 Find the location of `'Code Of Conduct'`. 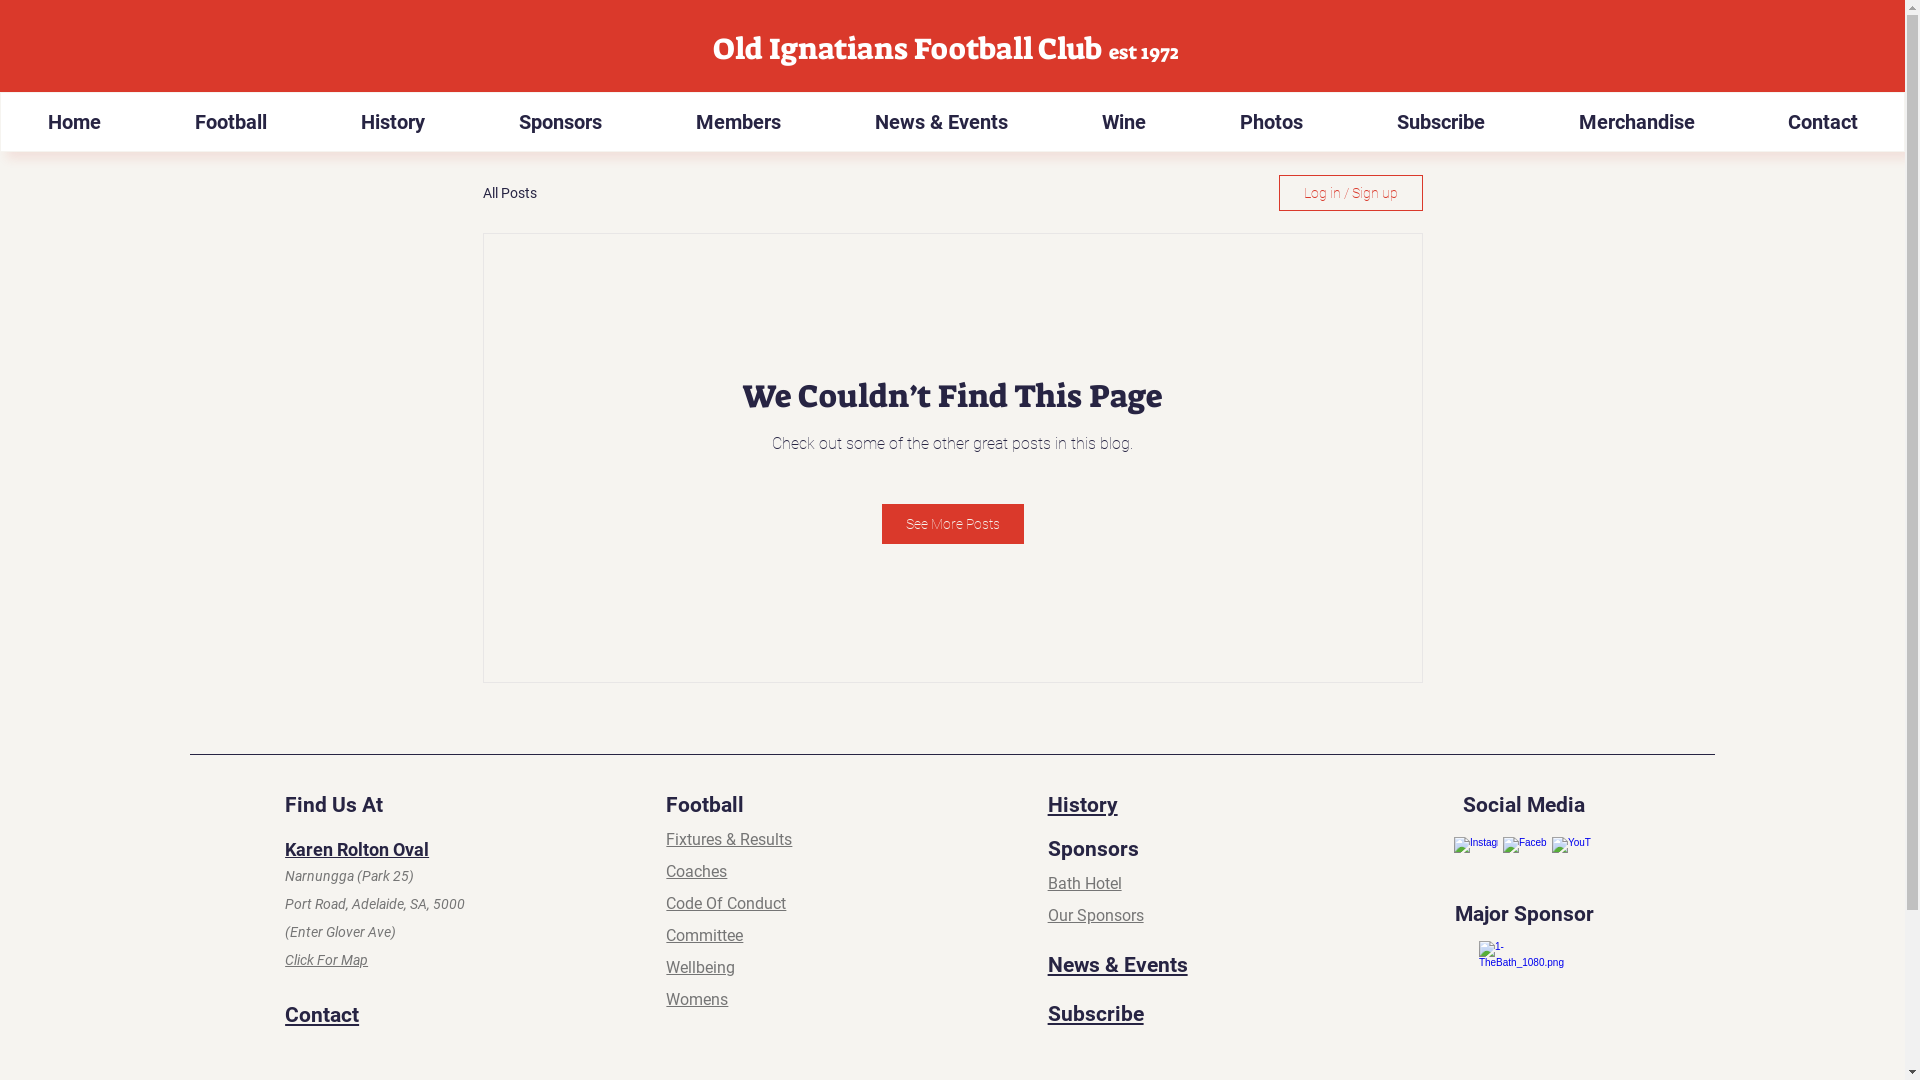

'Code Of Conduct' is located at coordinates (666, 903).